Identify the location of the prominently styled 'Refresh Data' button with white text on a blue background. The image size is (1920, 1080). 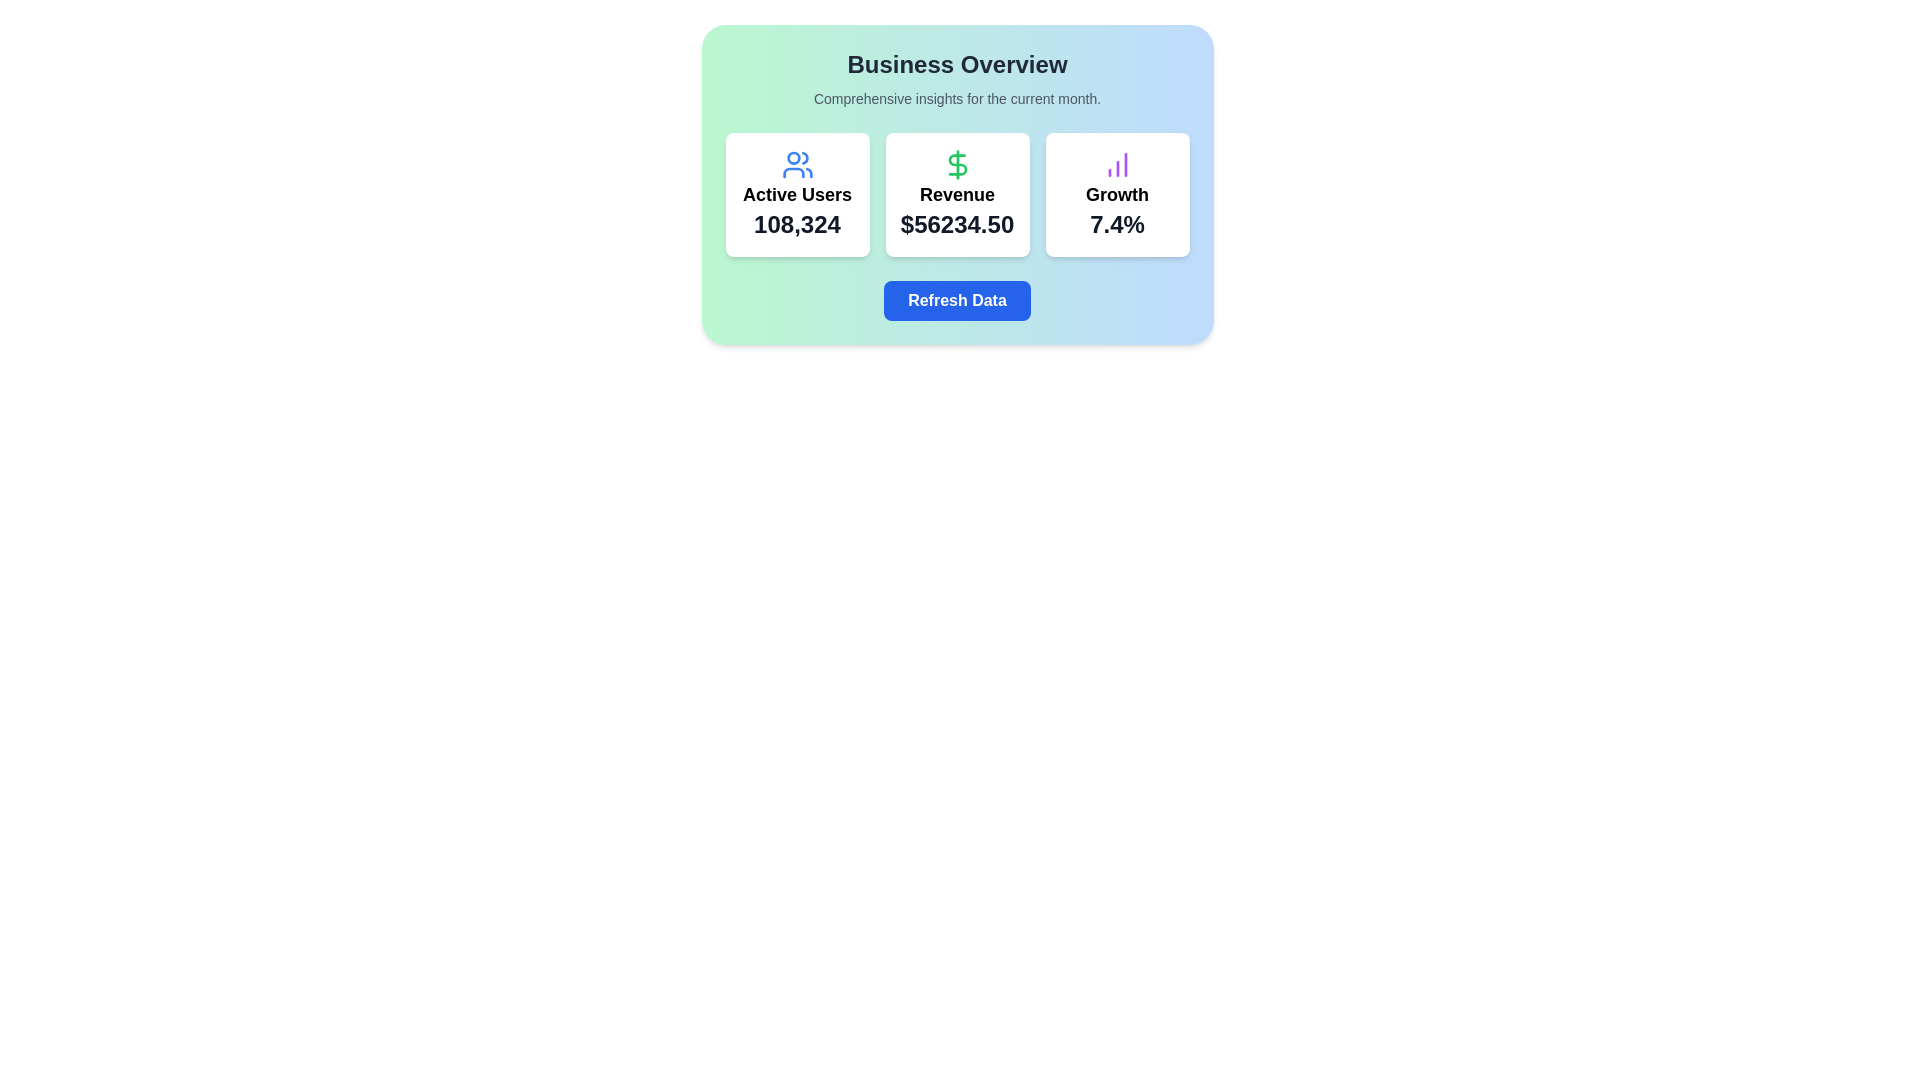
(956, 300).